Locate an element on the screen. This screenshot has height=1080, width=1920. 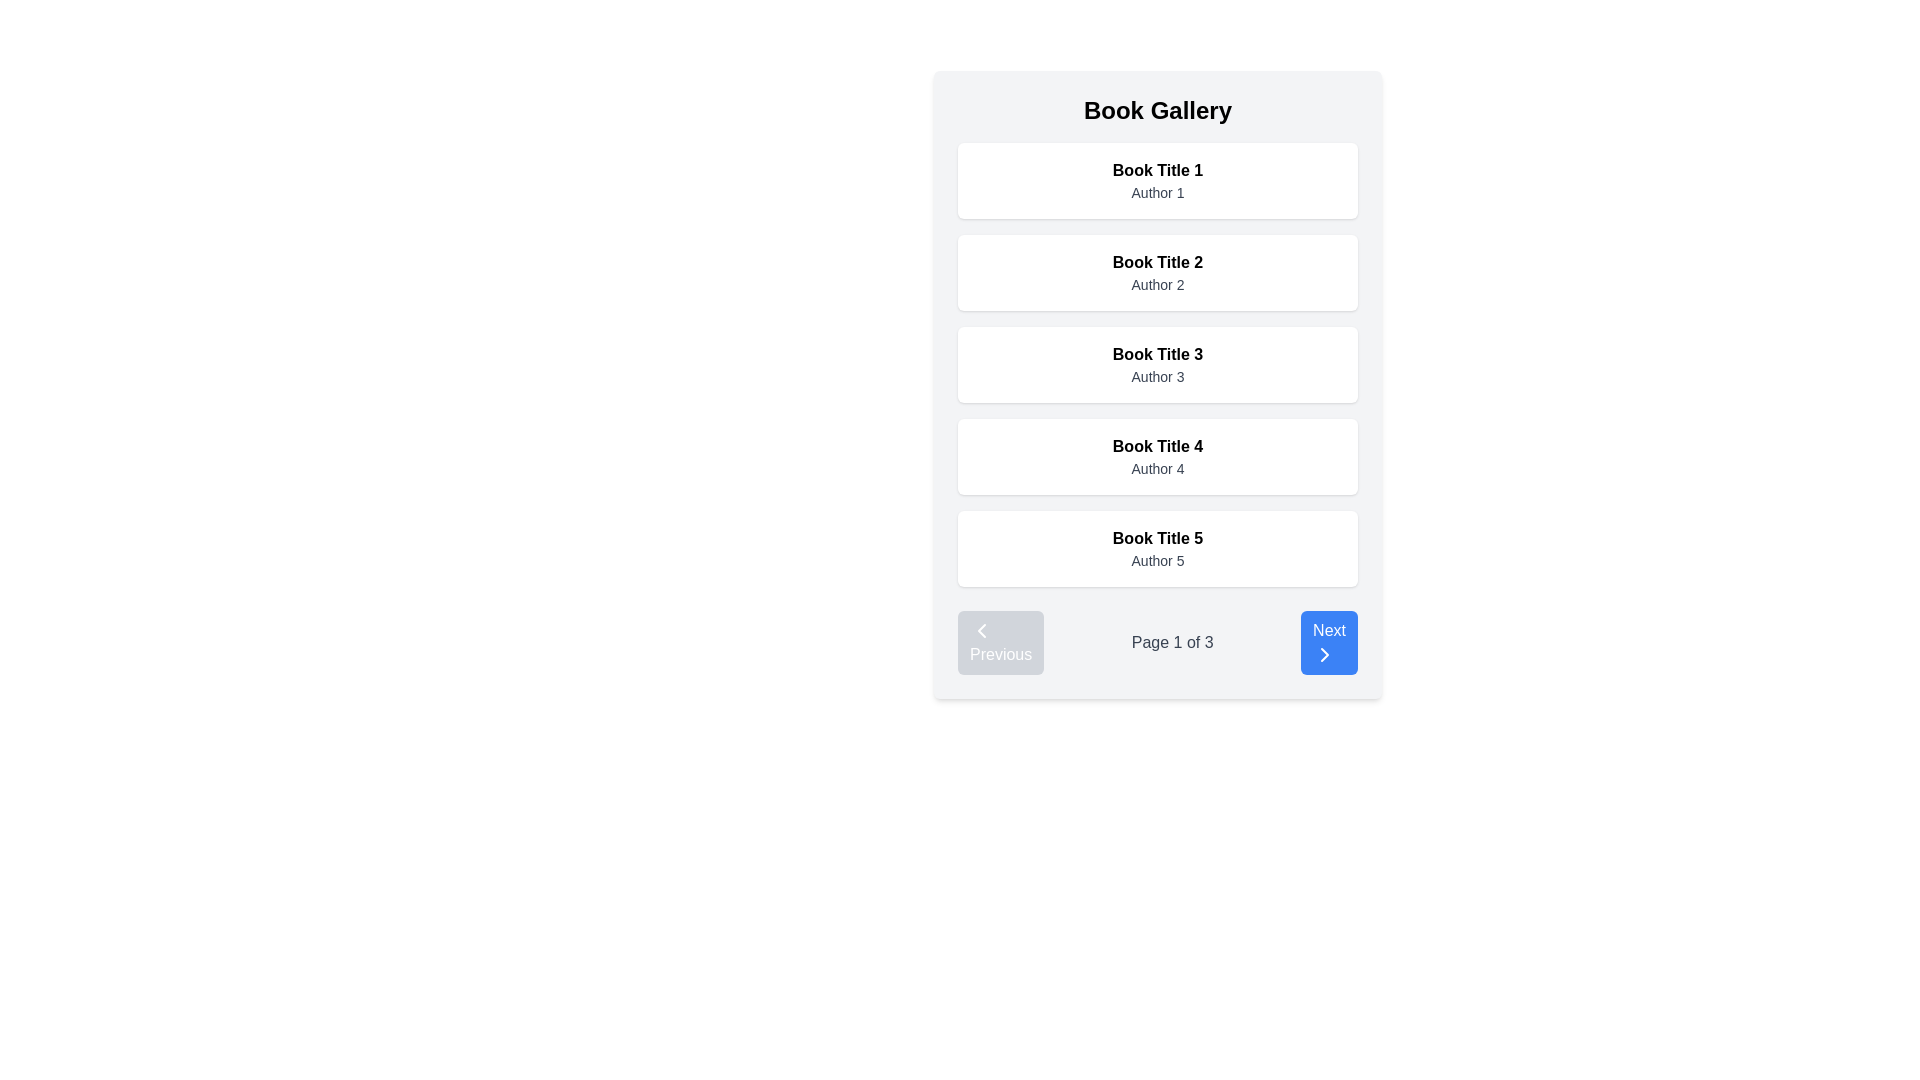
the book information card located at the bottom of the Book Gallery, which displays the title and author details is located at coordinates (1157, 548).